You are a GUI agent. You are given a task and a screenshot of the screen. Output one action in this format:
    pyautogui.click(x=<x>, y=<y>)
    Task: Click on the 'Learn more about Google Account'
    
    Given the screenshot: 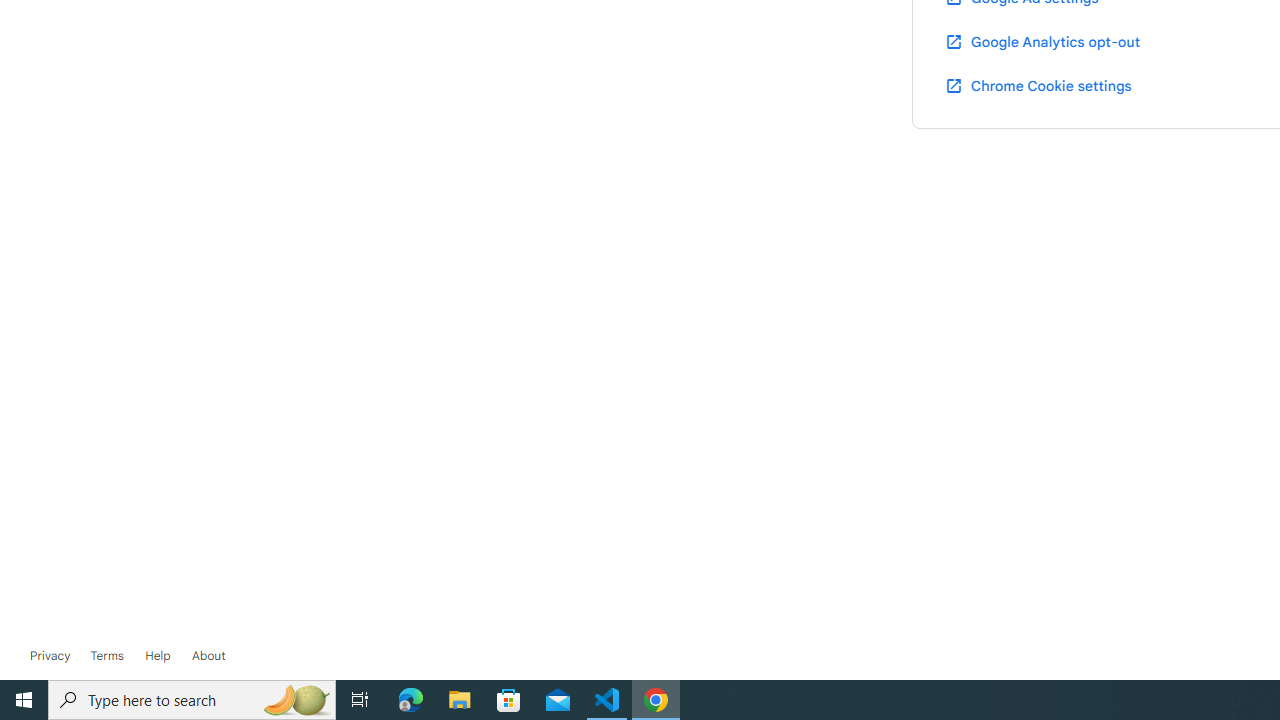 What is the action you would take?
    pyautogui.click(x=208, y=655)
    